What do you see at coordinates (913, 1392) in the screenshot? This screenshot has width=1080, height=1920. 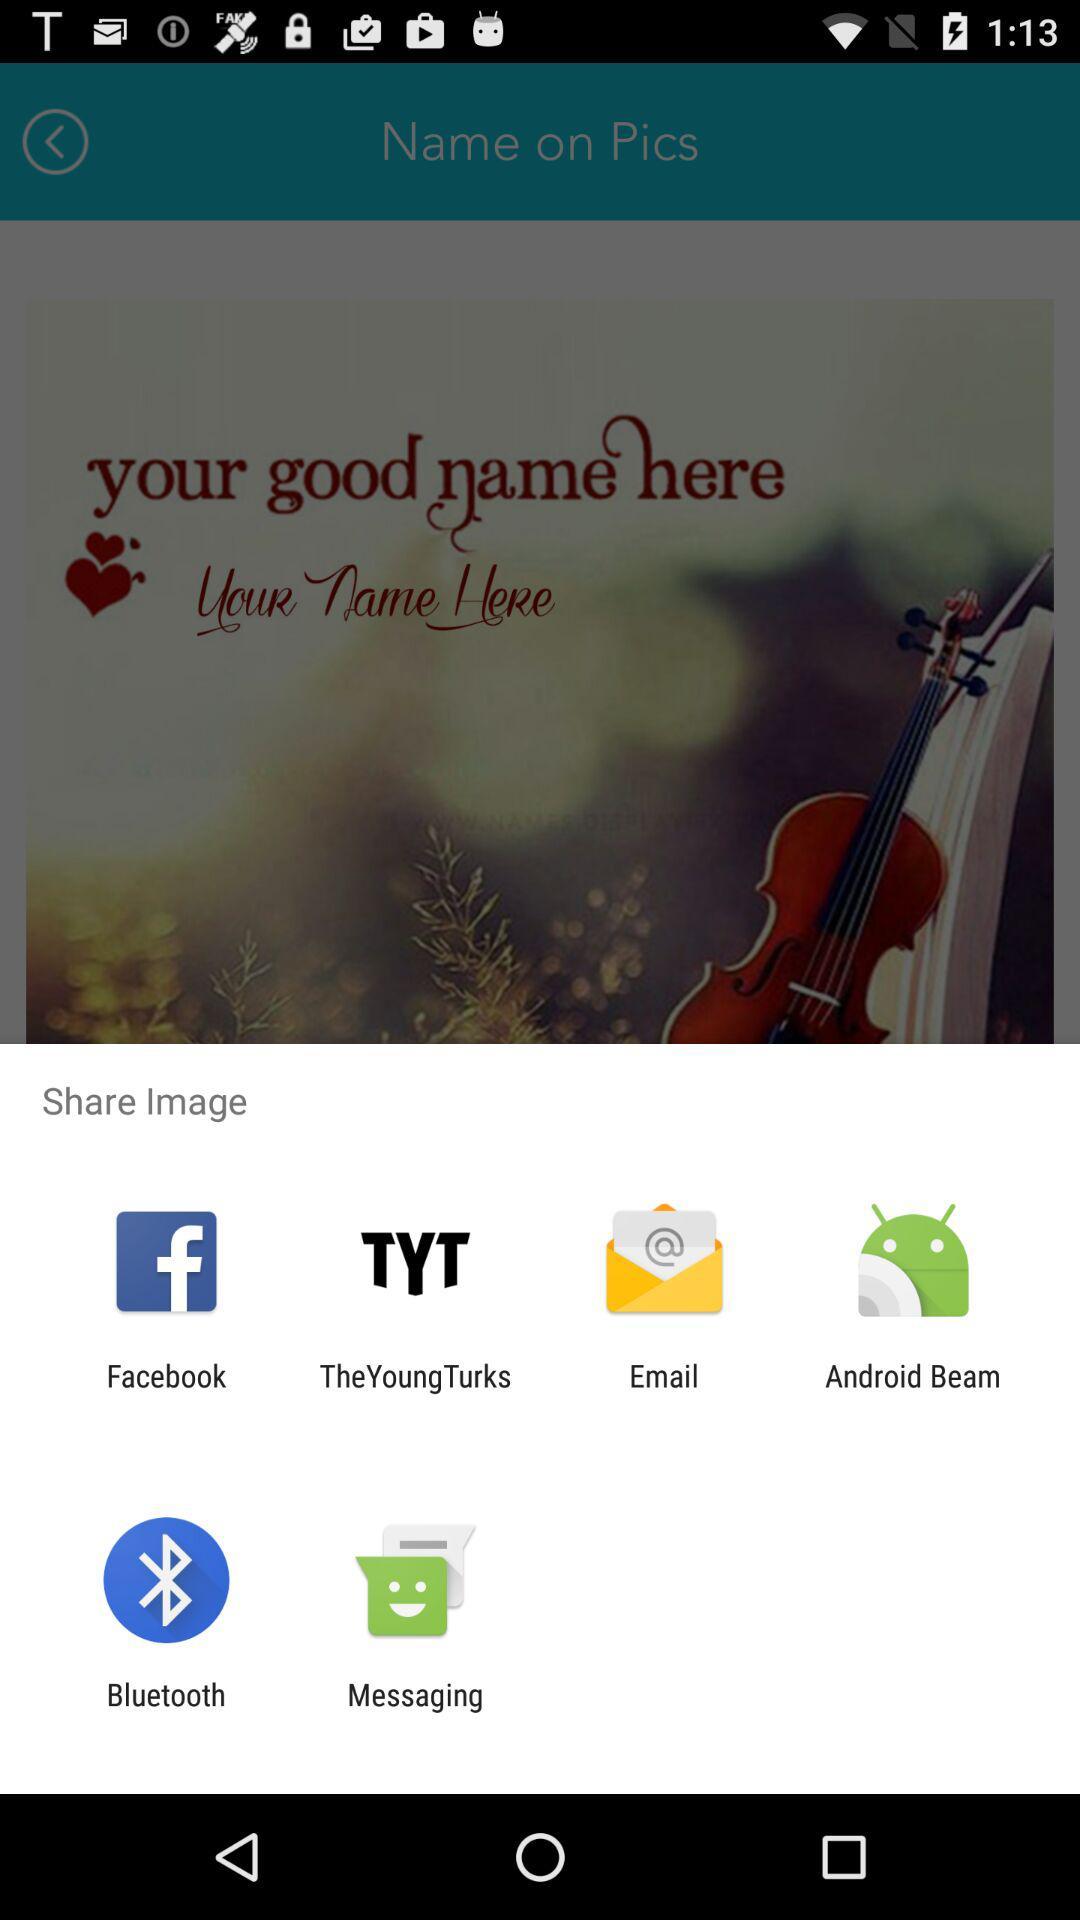 I see `the app to the right of email icon` at bounding box center [913, 1392].